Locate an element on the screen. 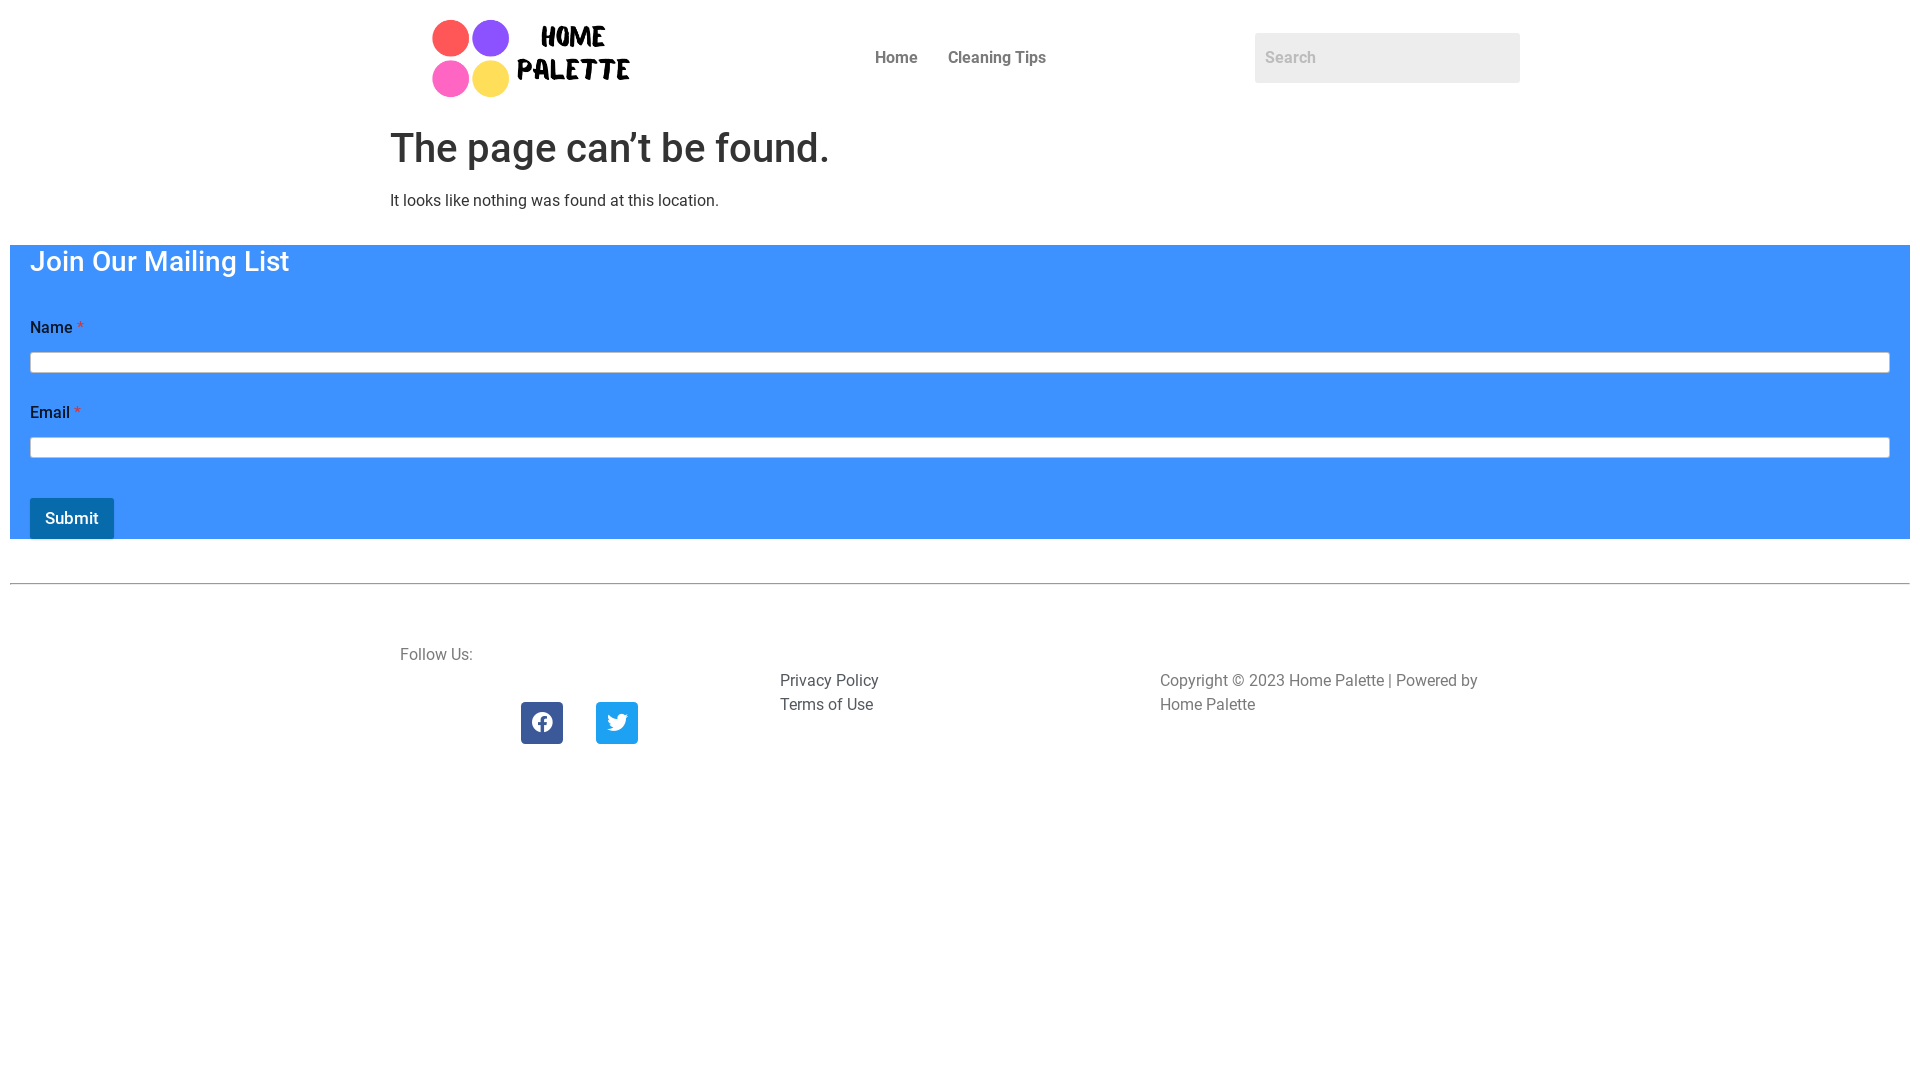 Image resolution: width=1920 pixels, height=1080 pixels. 'Search' is located at coordinates (1386, 56).